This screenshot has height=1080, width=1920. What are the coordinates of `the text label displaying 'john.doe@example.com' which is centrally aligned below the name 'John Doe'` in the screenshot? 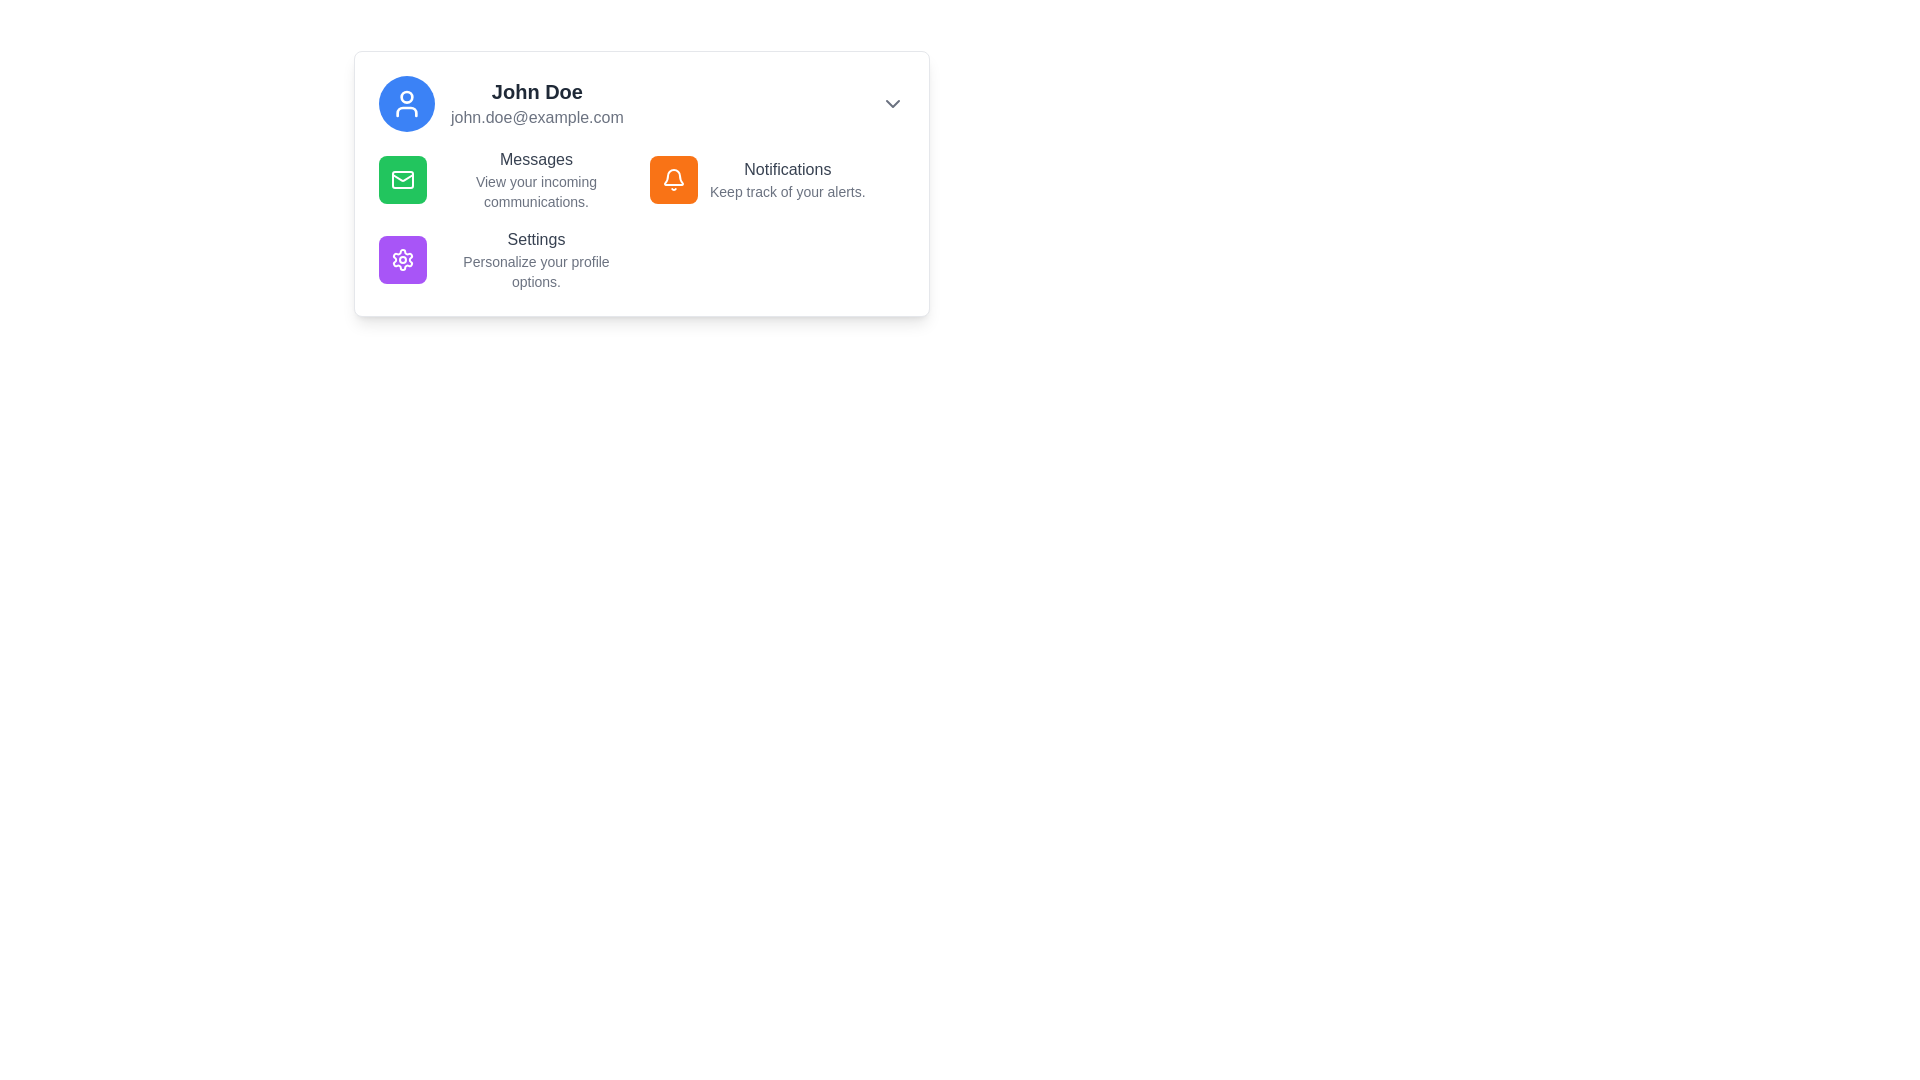 It's located at (537, 118).